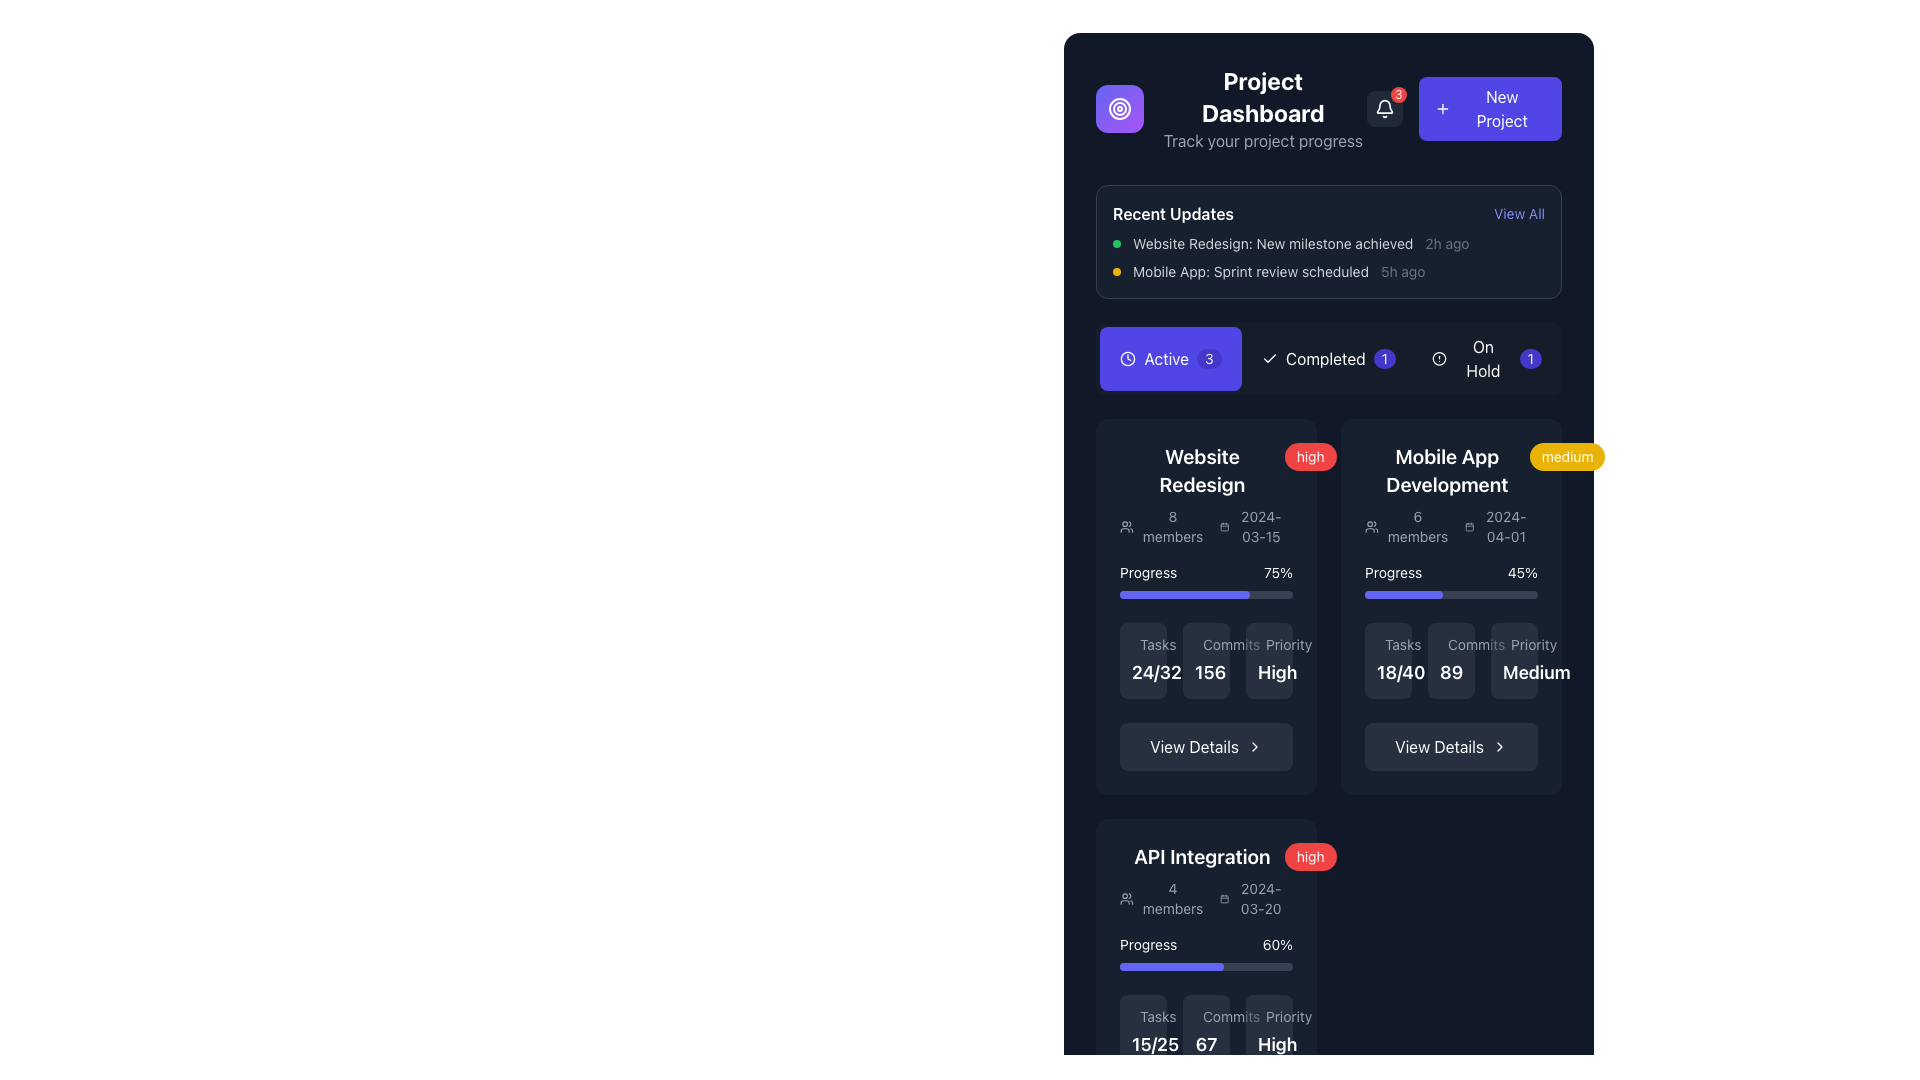  What do you see at coordinates (1224, 526) in the screenshot?
I see `the calendar icon located to the left of the date text '2024-03-15' inside the 'Website Redesign' card in the dashboard layout` at bounding box center [1224, 526].